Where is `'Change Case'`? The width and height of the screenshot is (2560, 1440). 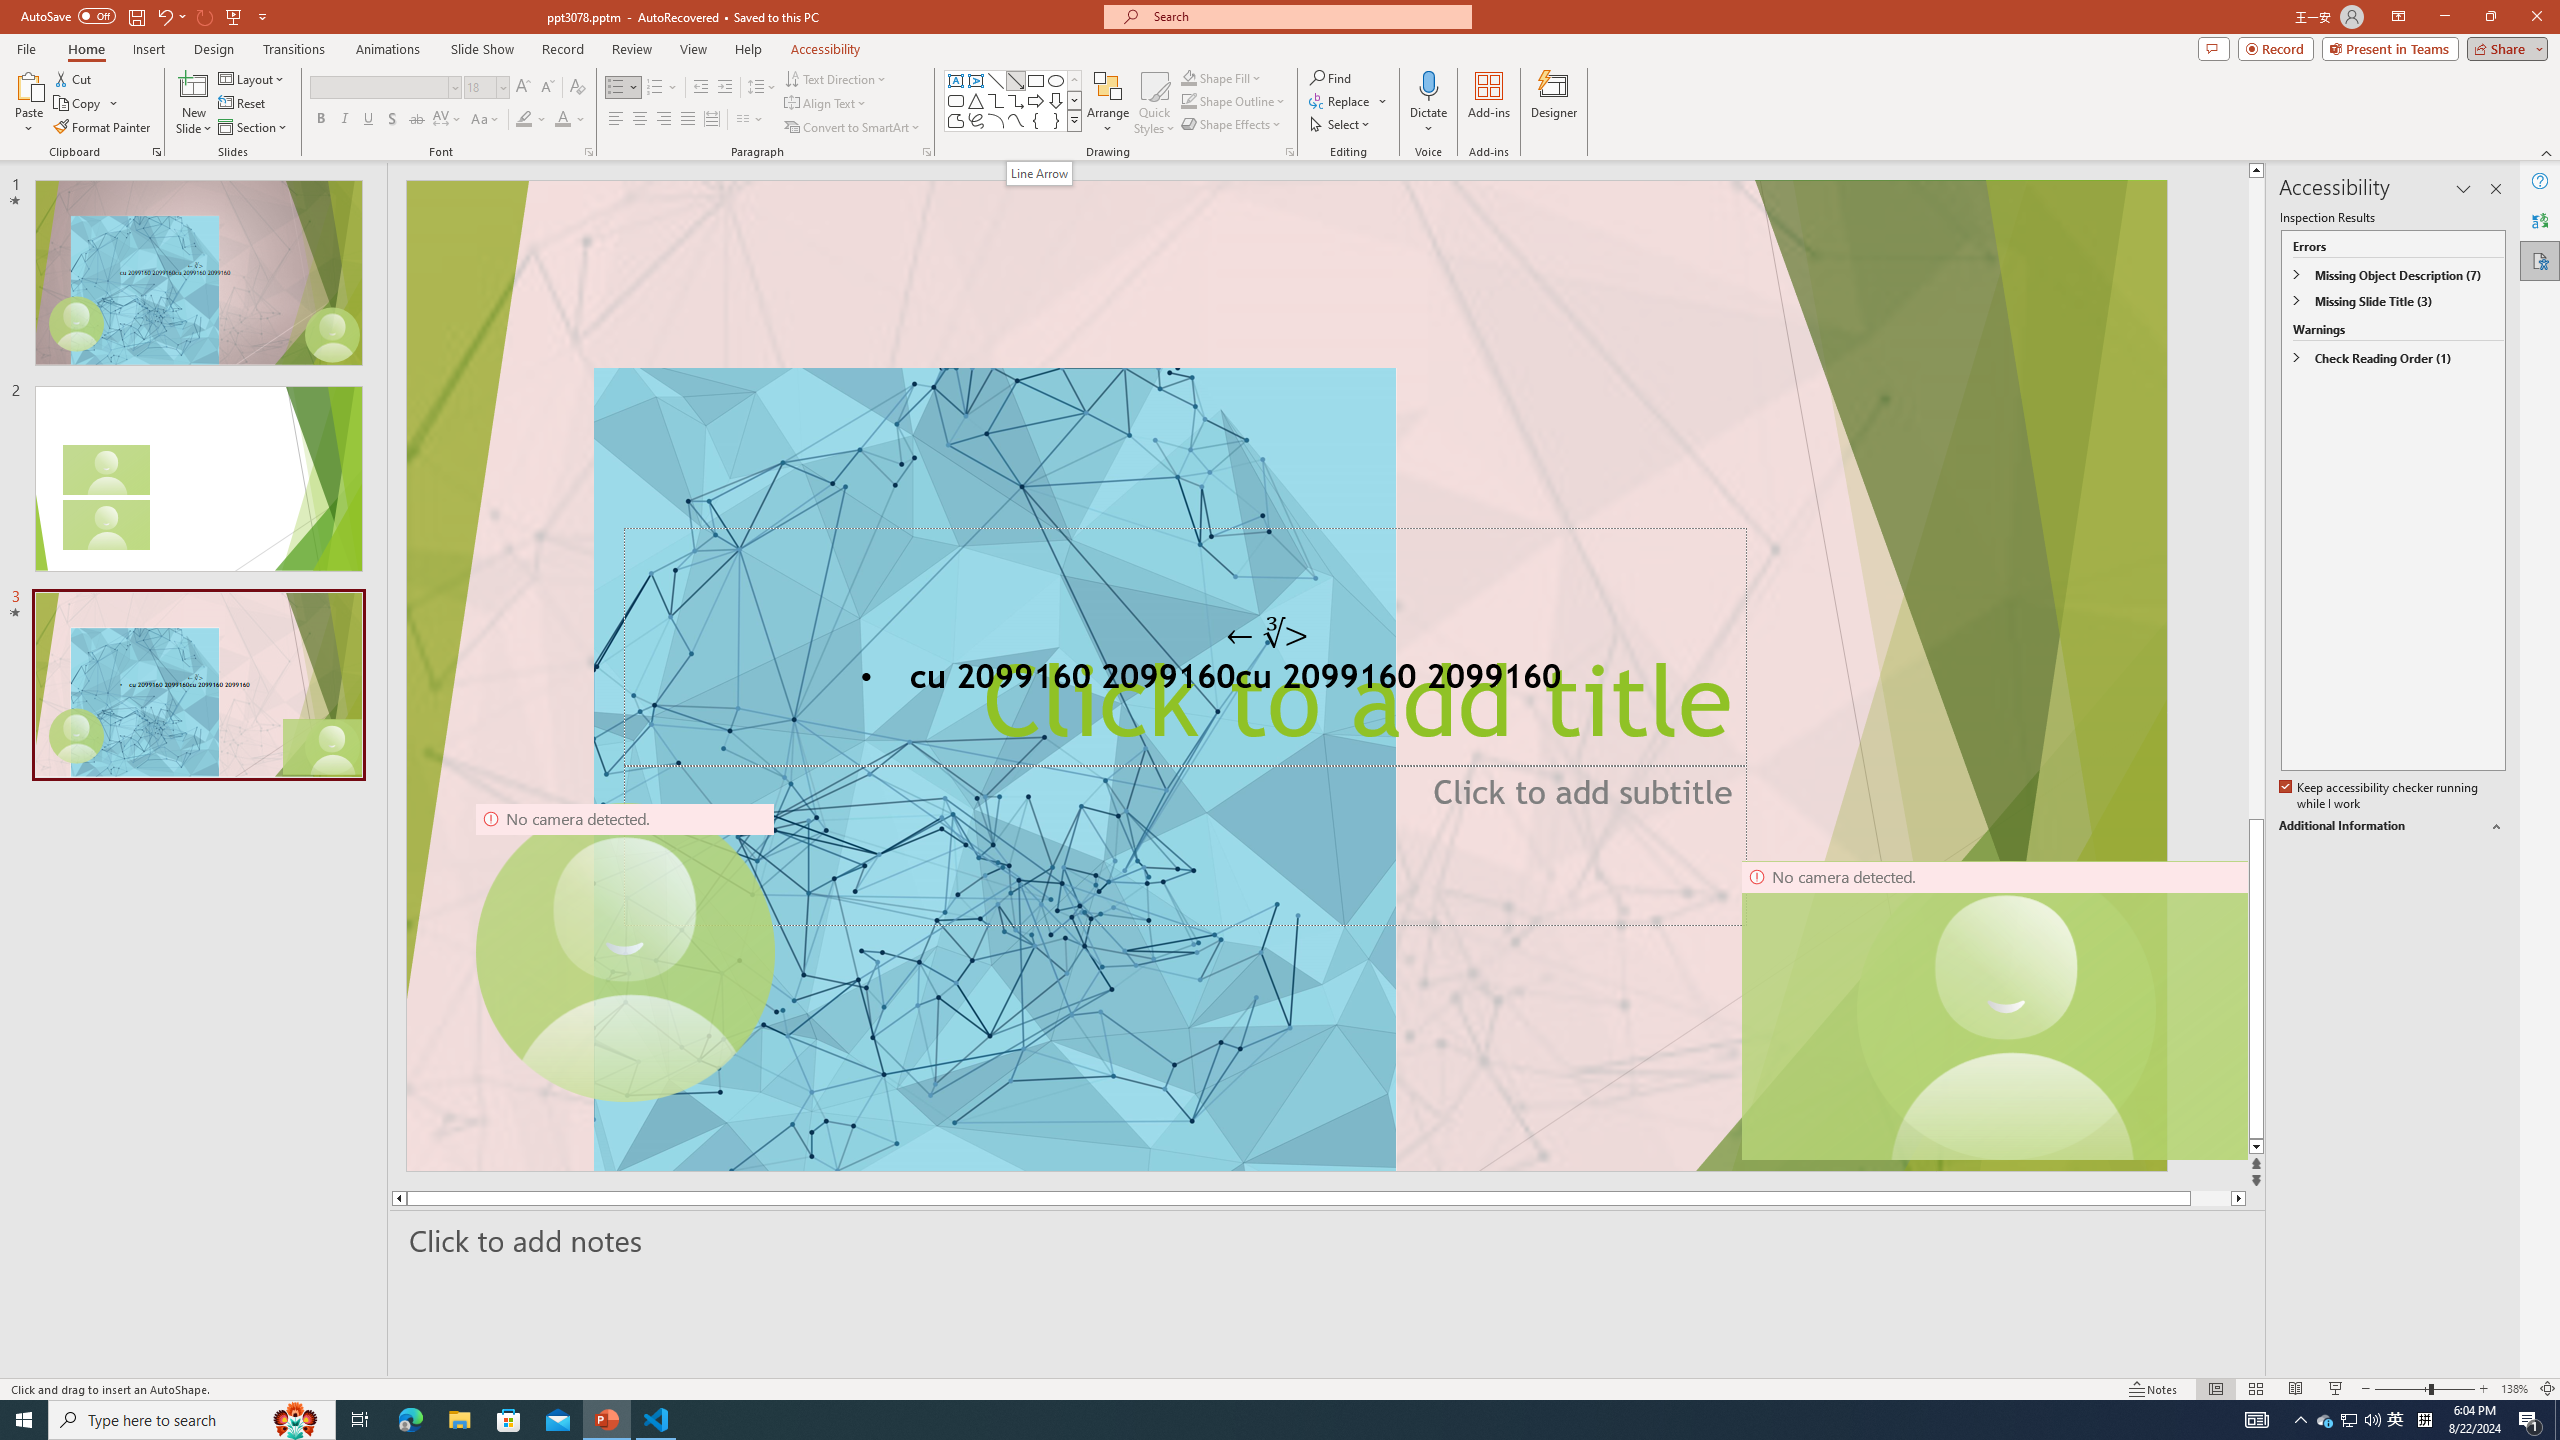
'Change Case' is located at coordinates (485, 118).